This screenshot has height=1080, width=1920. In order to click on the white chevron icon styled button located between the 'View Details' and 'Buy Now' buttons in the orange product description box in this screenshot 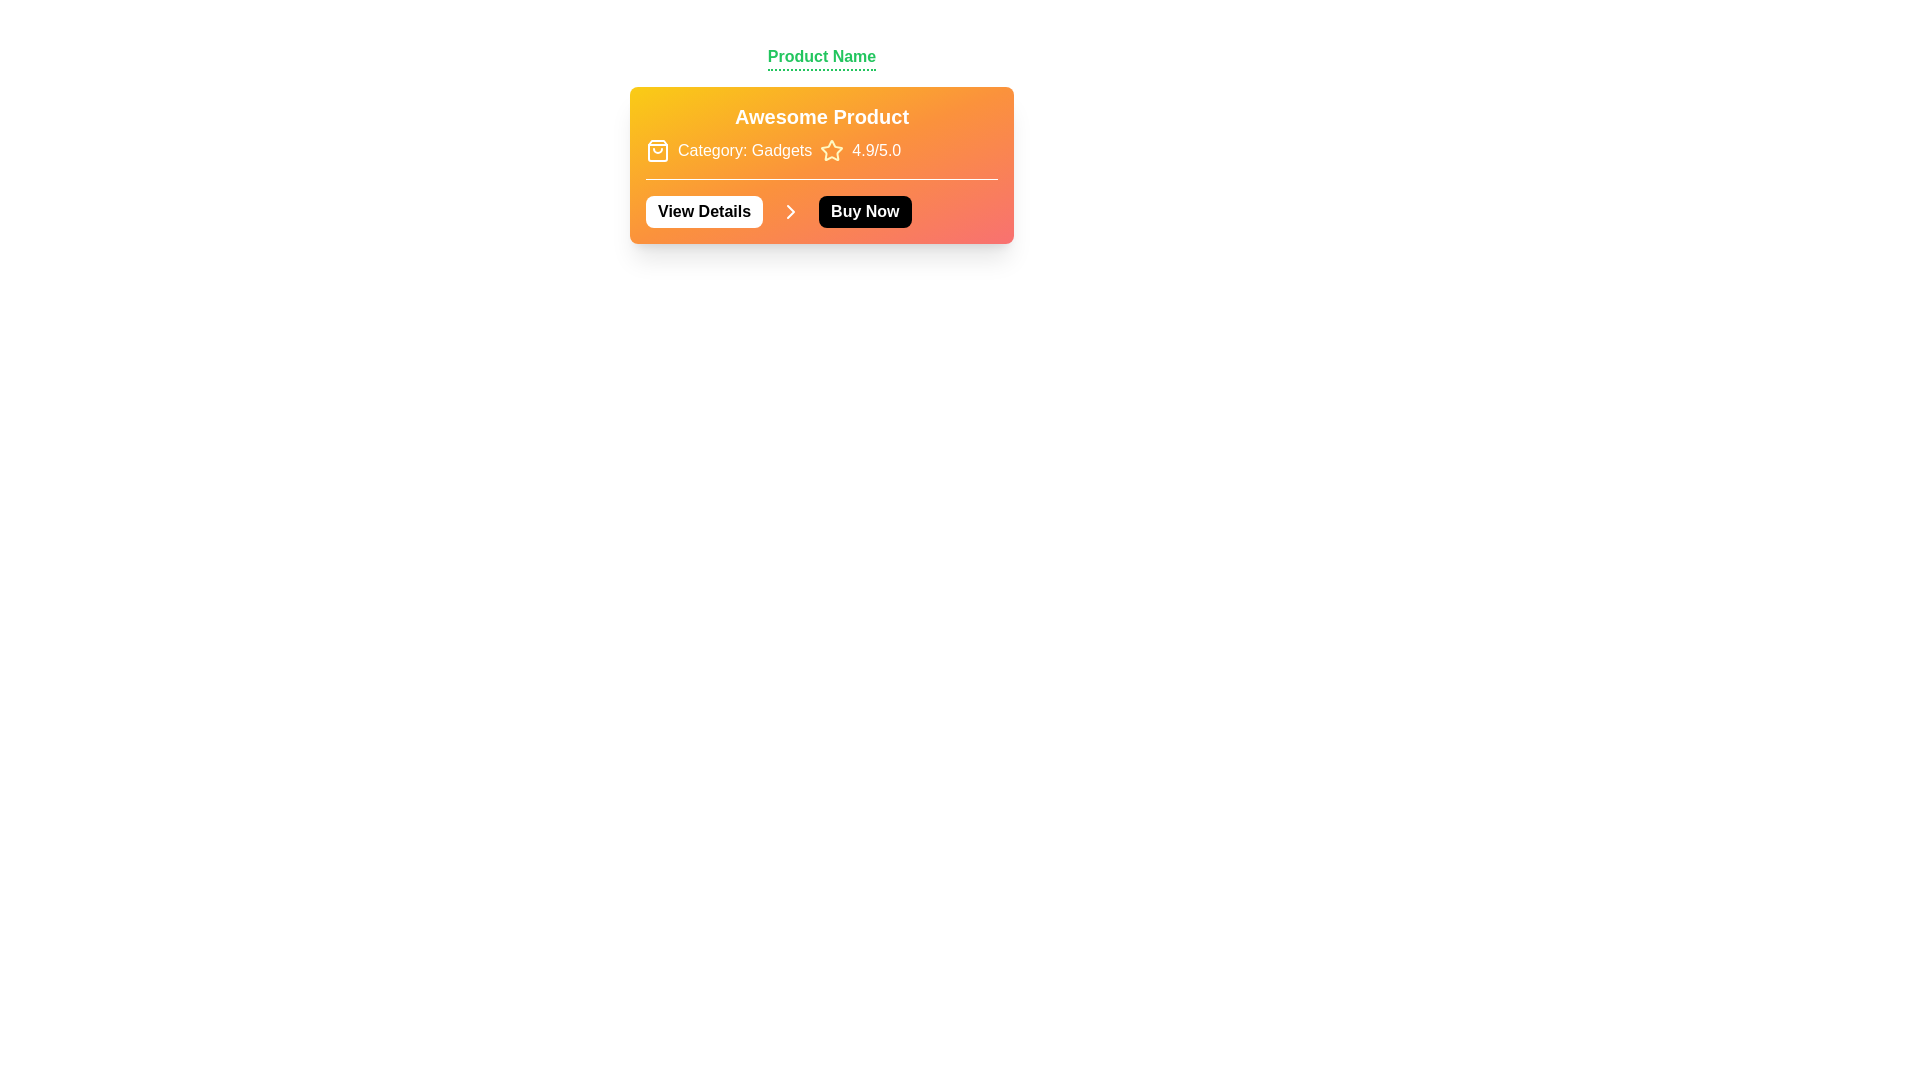, I will do `click(790, 212)`.